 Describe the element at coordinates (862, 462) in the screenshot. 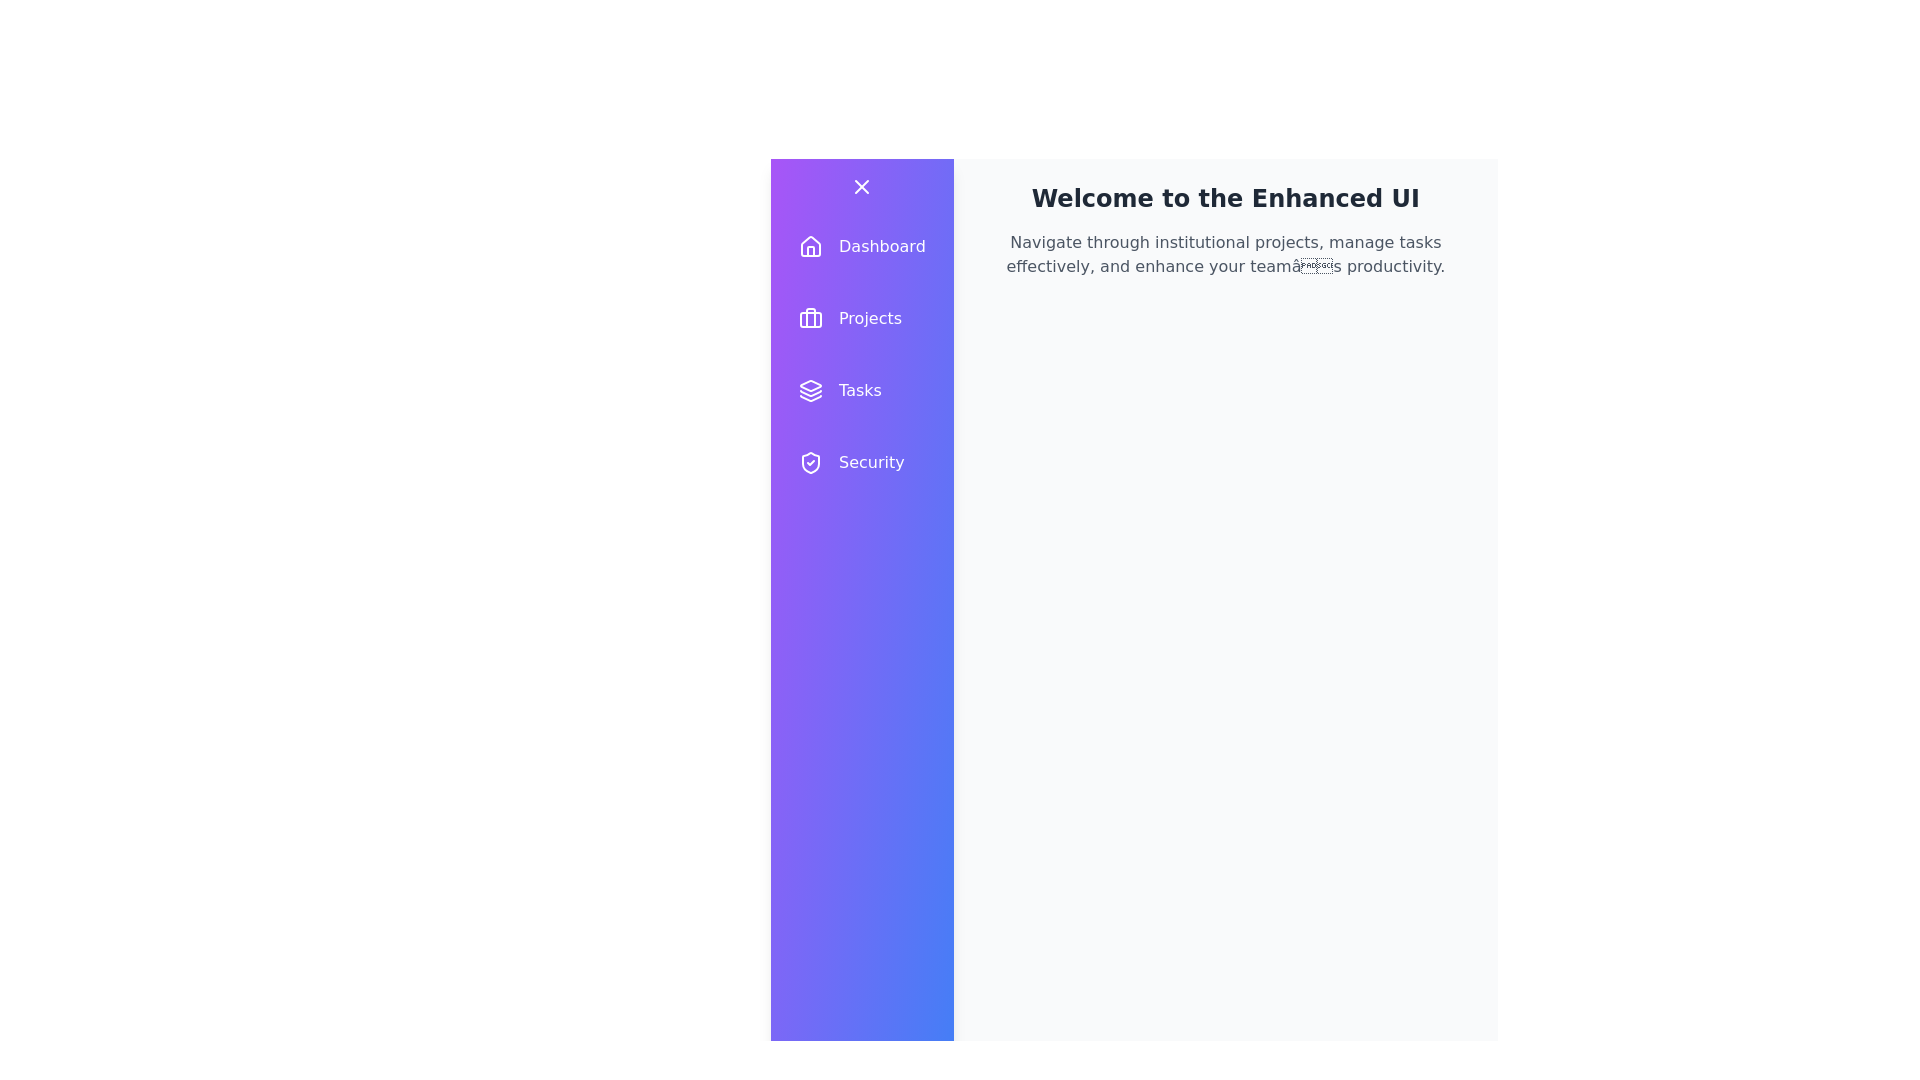

I see `the fourth navigation item in the left-aligned sidebar` at that location.